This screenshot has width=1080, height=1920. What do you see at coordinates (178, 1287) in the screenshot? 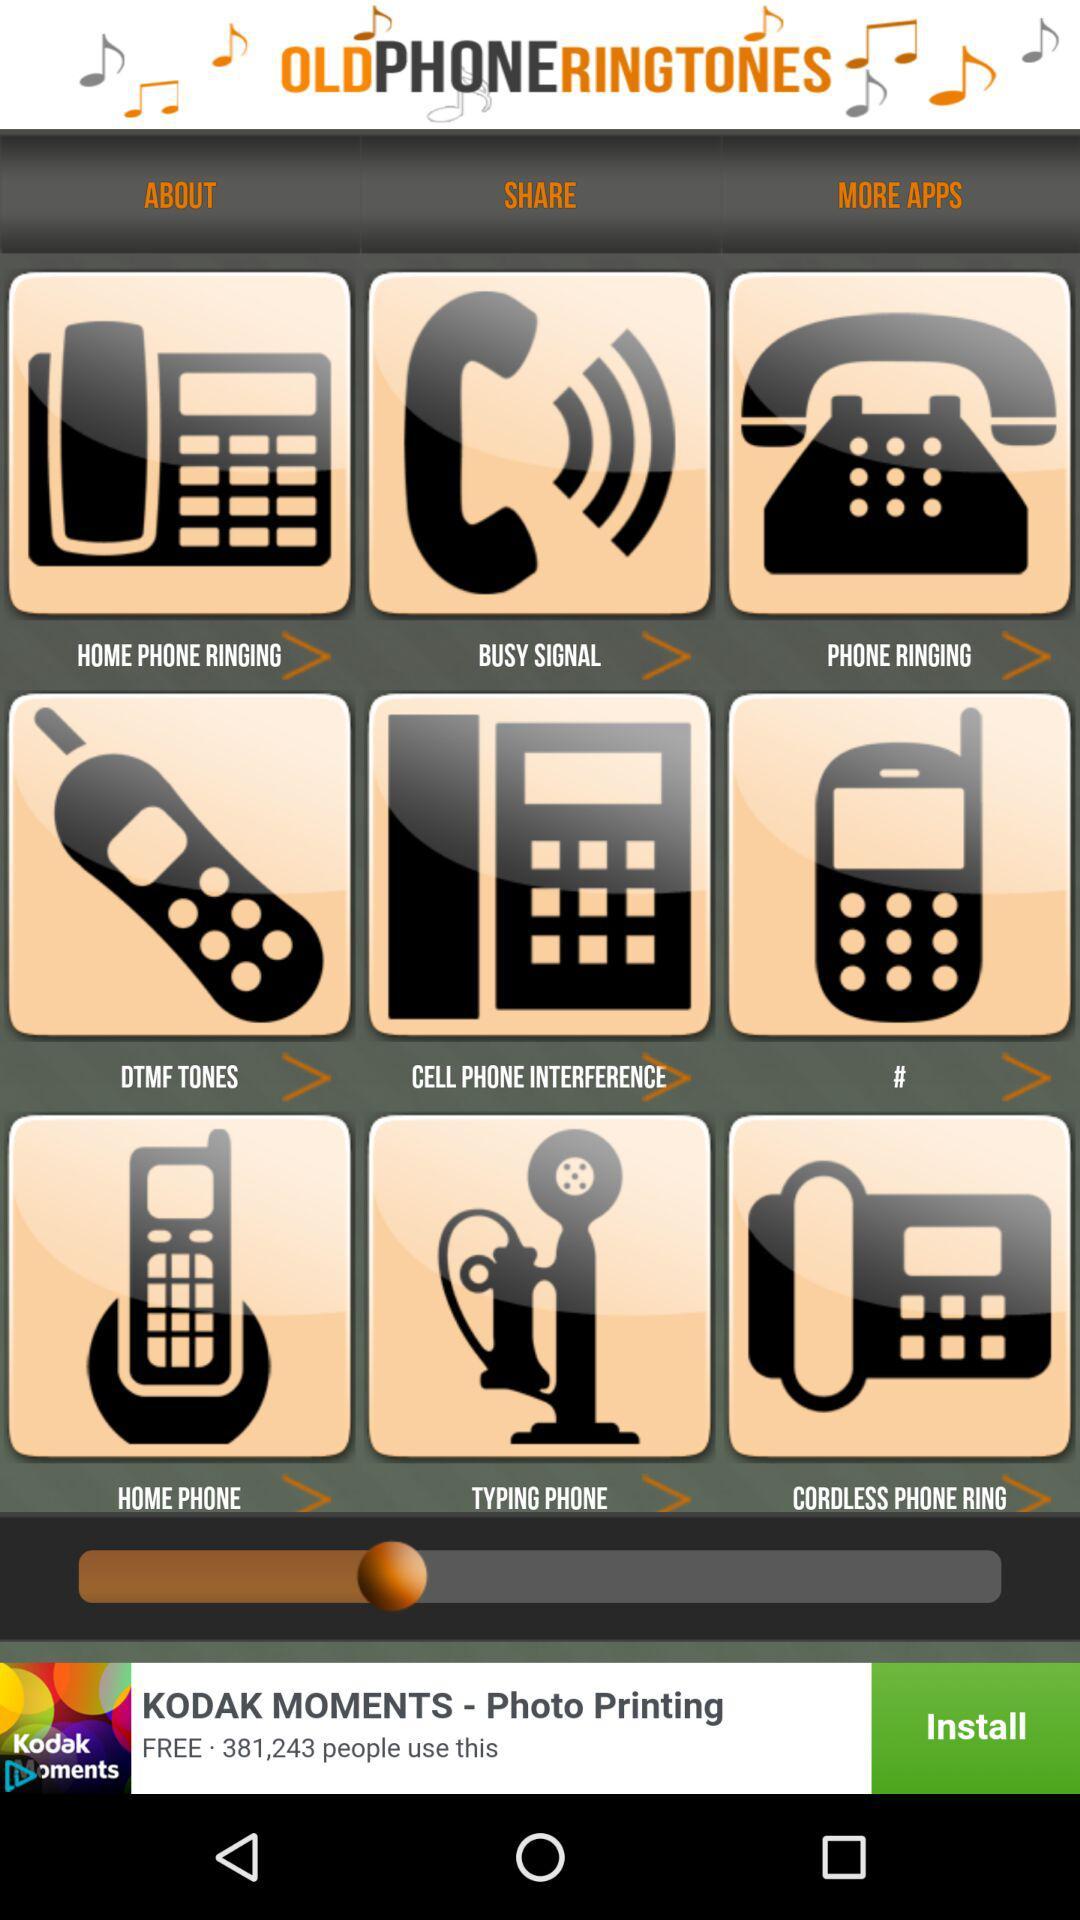
I see `open home phone options` at bounding box center [178, 1287].